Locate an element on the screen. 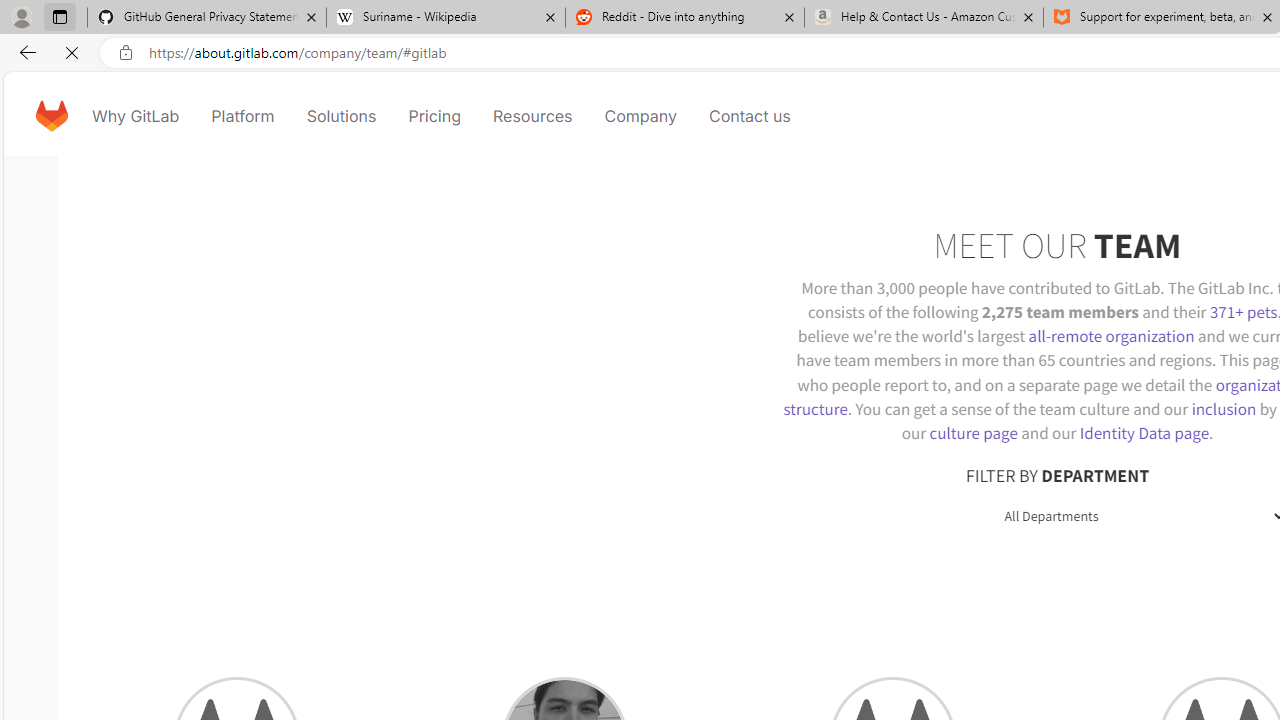  'Pricing' is located at coordinates (432, 115).